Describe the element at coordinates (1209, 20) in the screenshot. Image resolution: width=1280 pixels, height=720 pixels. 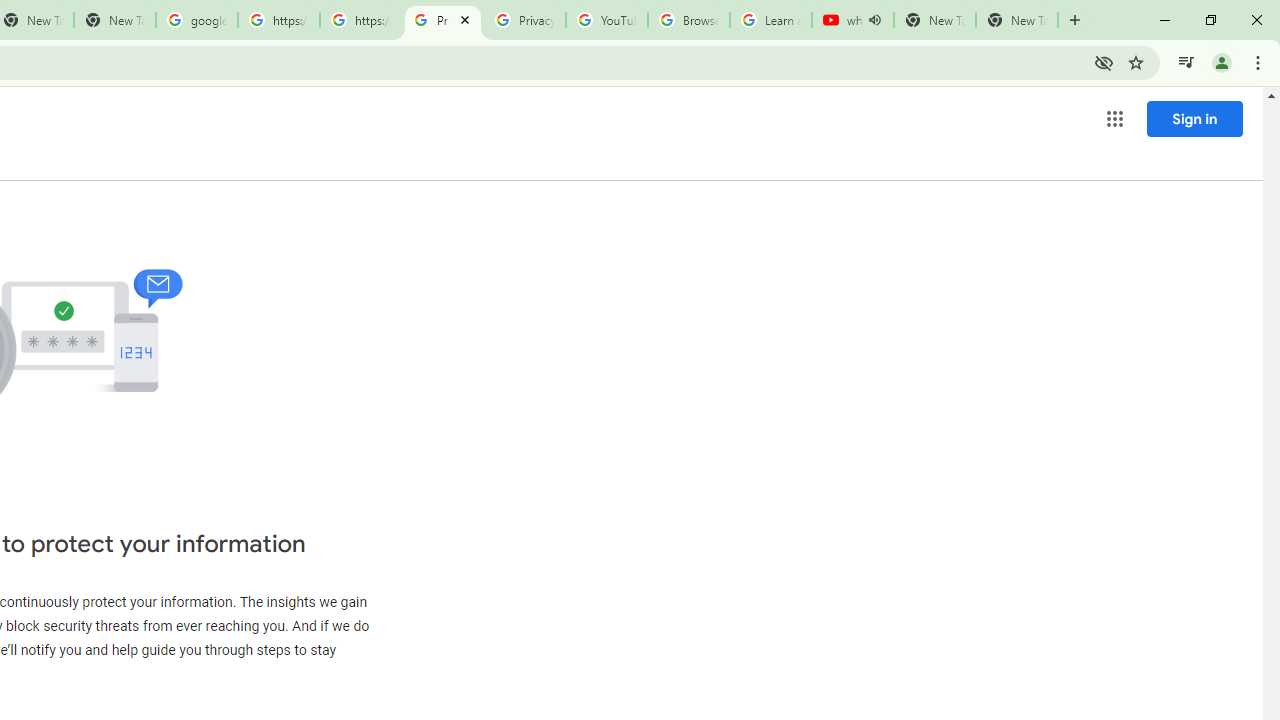
I see `'Restore'` at that location.